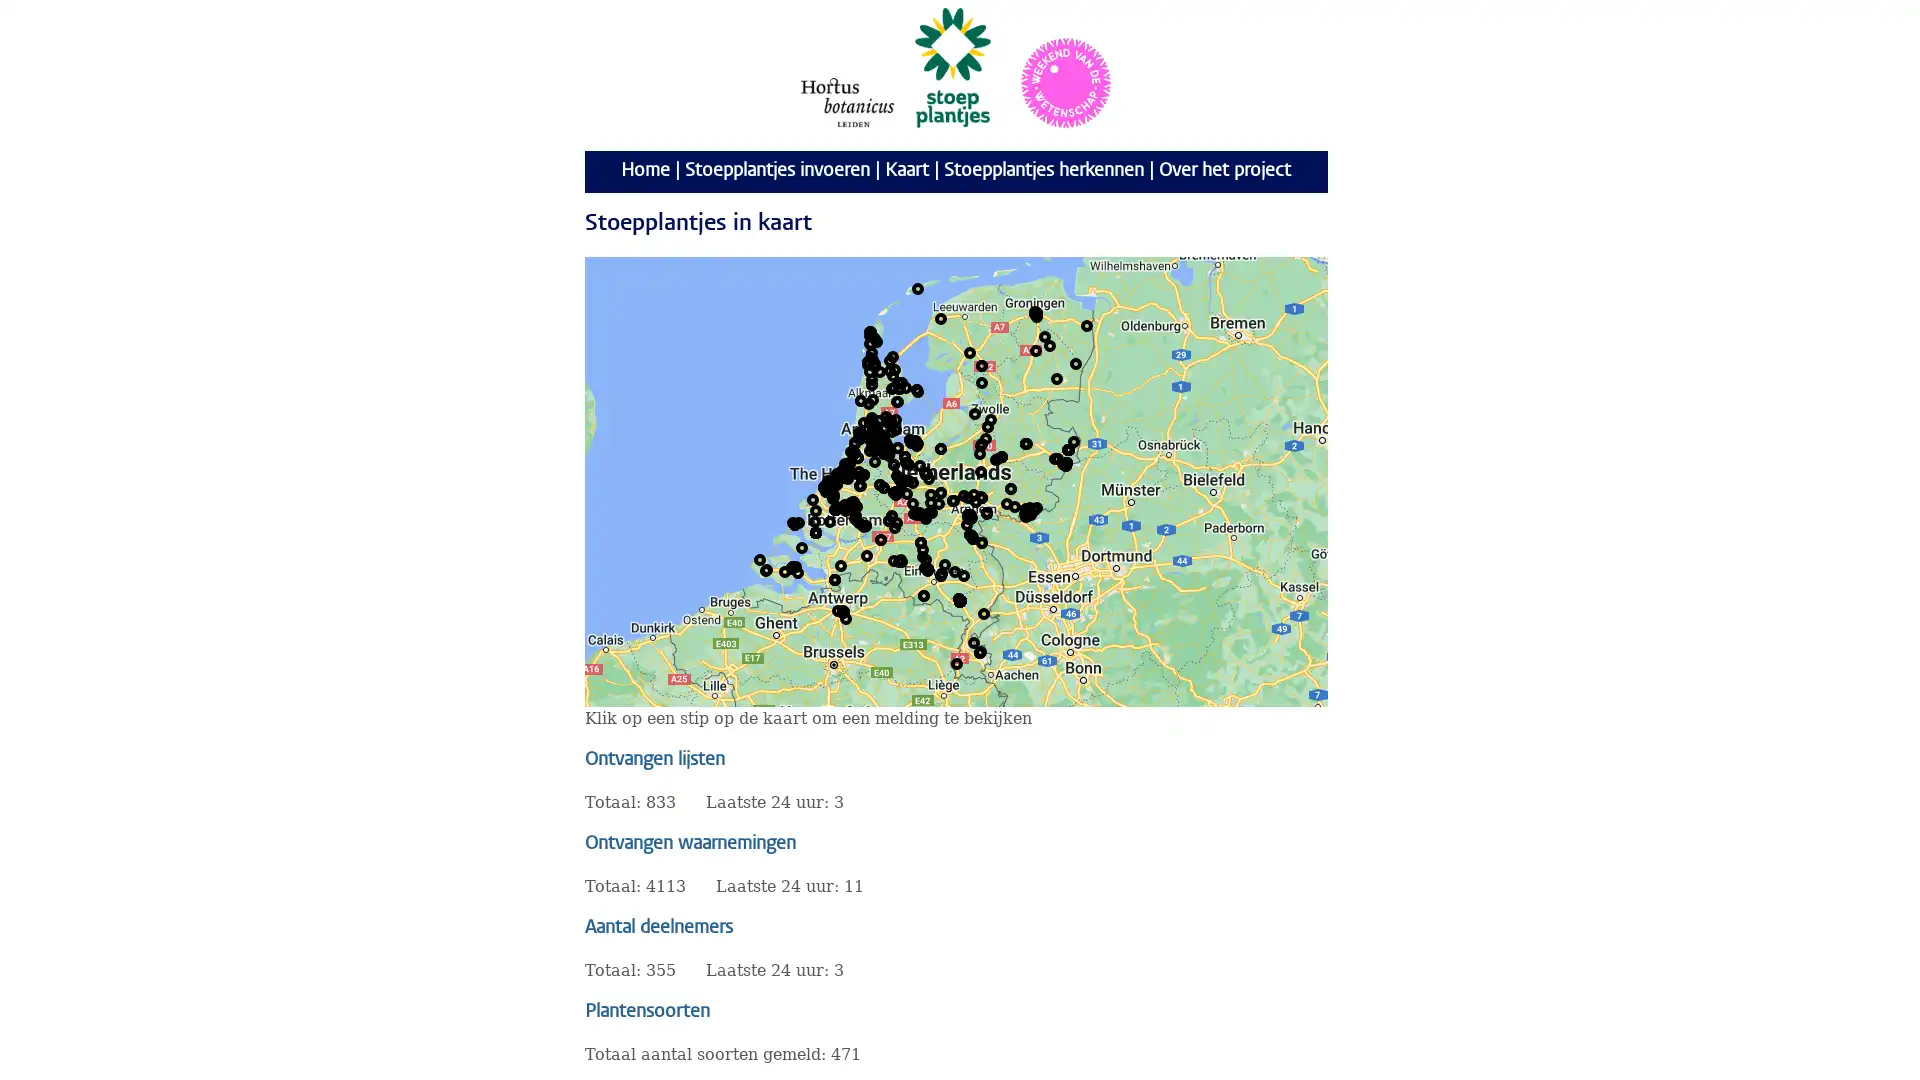 Image resolution: width=1920 pixels, height=1080 pixels. I want to click on Telling van majosjul op 20 maart 2022, so click(860, 431).